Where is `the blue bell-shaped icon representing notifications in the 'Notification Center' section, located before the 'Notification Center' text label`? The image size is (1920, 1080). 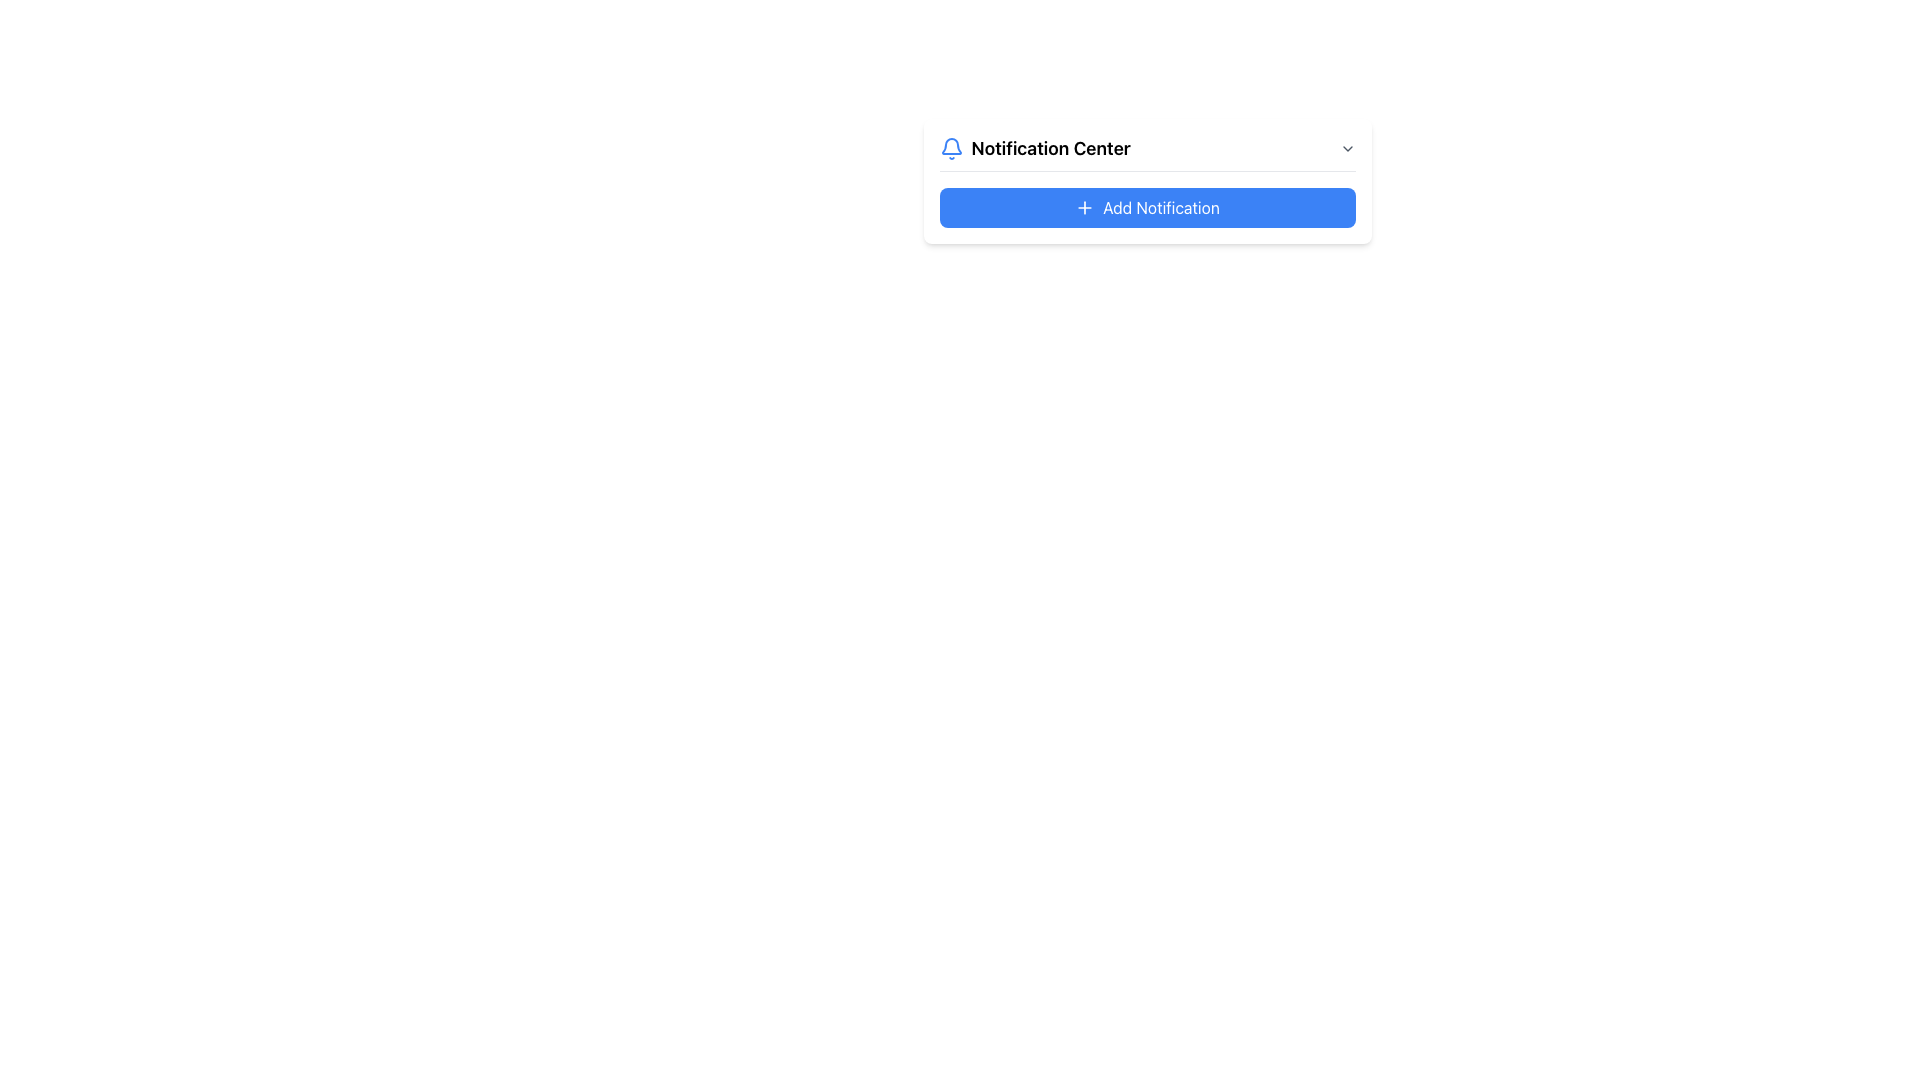
the blue bell-shaped icon representing notifications in the 'Notification Center' section, located before the 'Notification Center' text label is located at coordinates (950, 148).